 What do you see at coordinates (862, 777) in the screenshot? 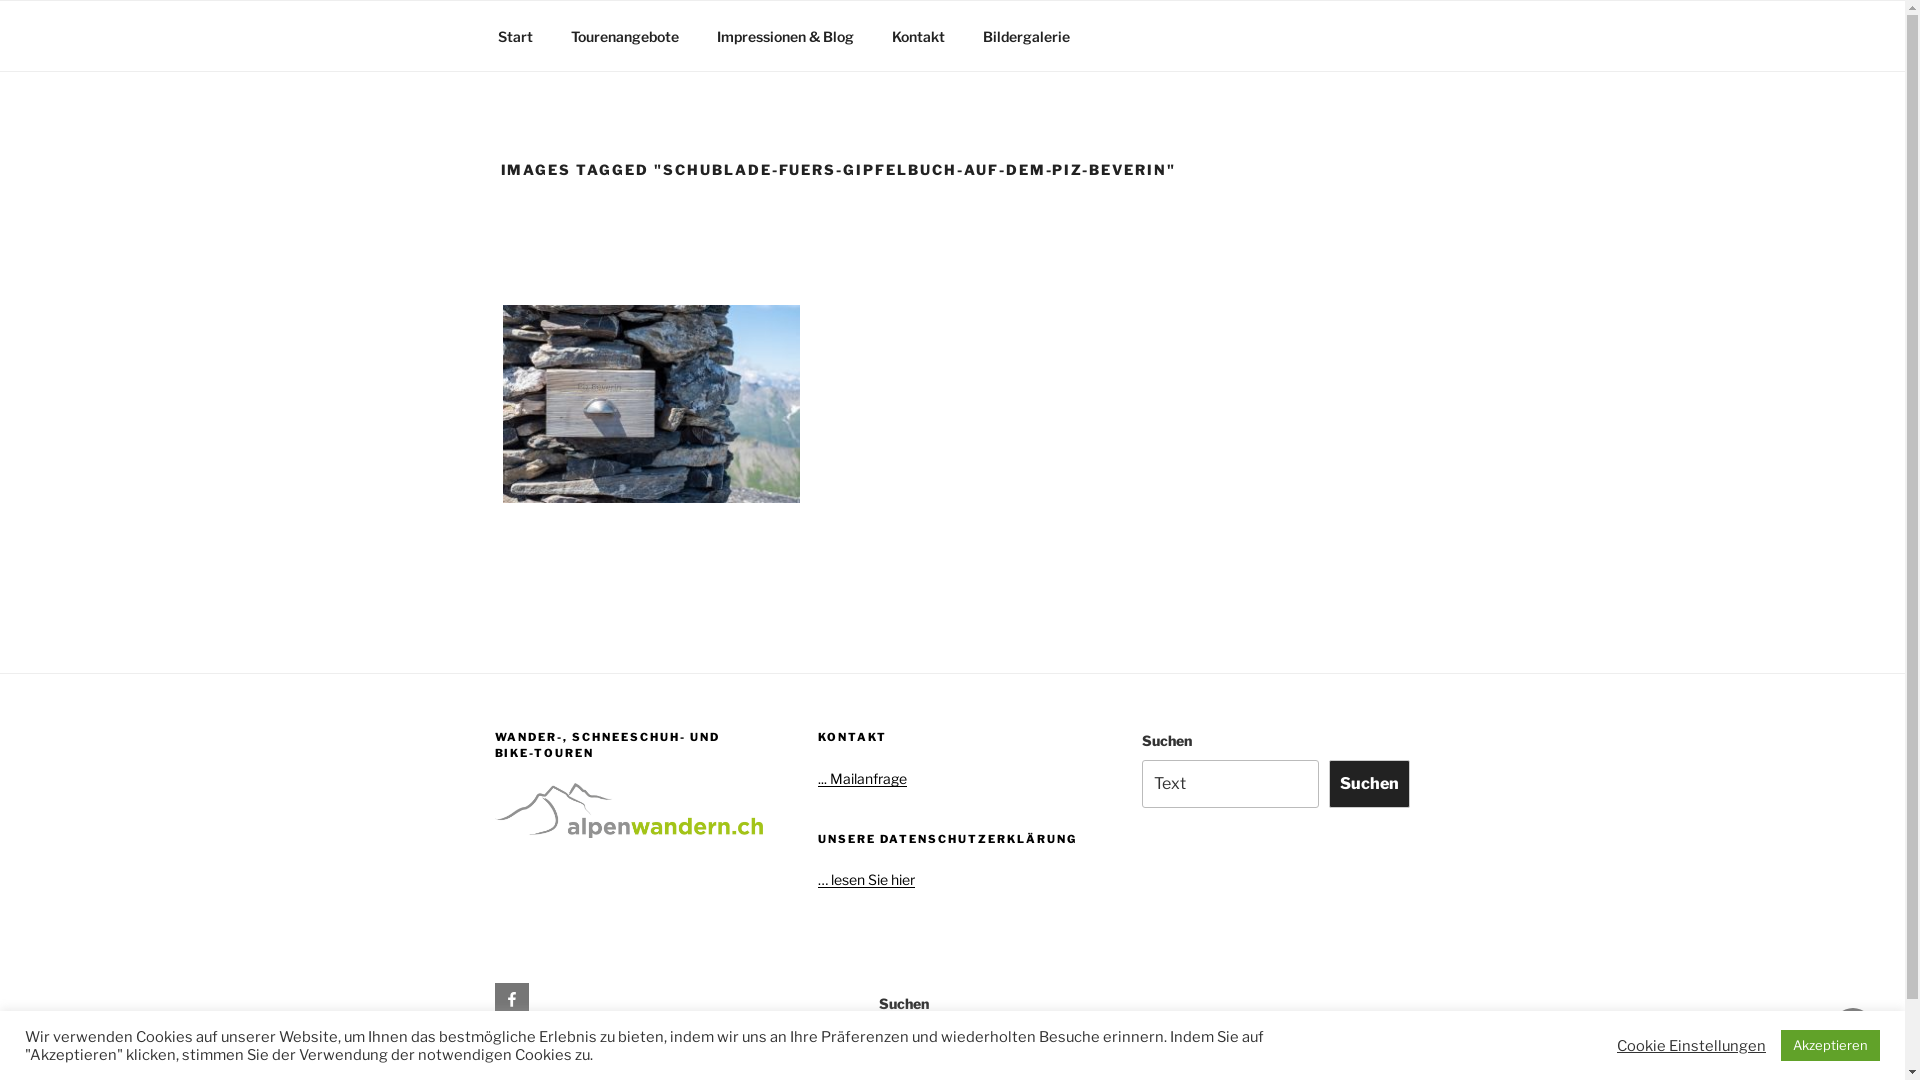
I see `'... Mailanfrage'` at bounding box center [862, 777].